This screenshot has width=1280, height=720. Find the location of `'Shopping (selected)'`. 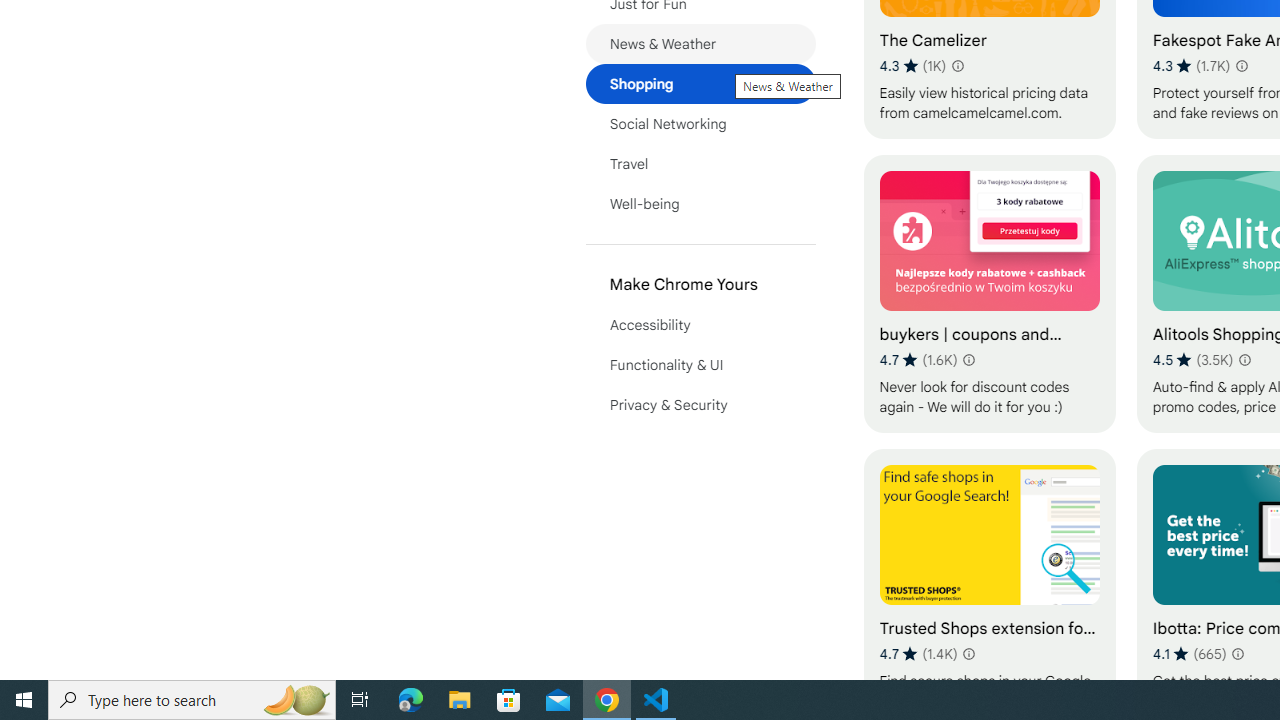

'Shopping (selected)' is located at coordinates (700, 82).